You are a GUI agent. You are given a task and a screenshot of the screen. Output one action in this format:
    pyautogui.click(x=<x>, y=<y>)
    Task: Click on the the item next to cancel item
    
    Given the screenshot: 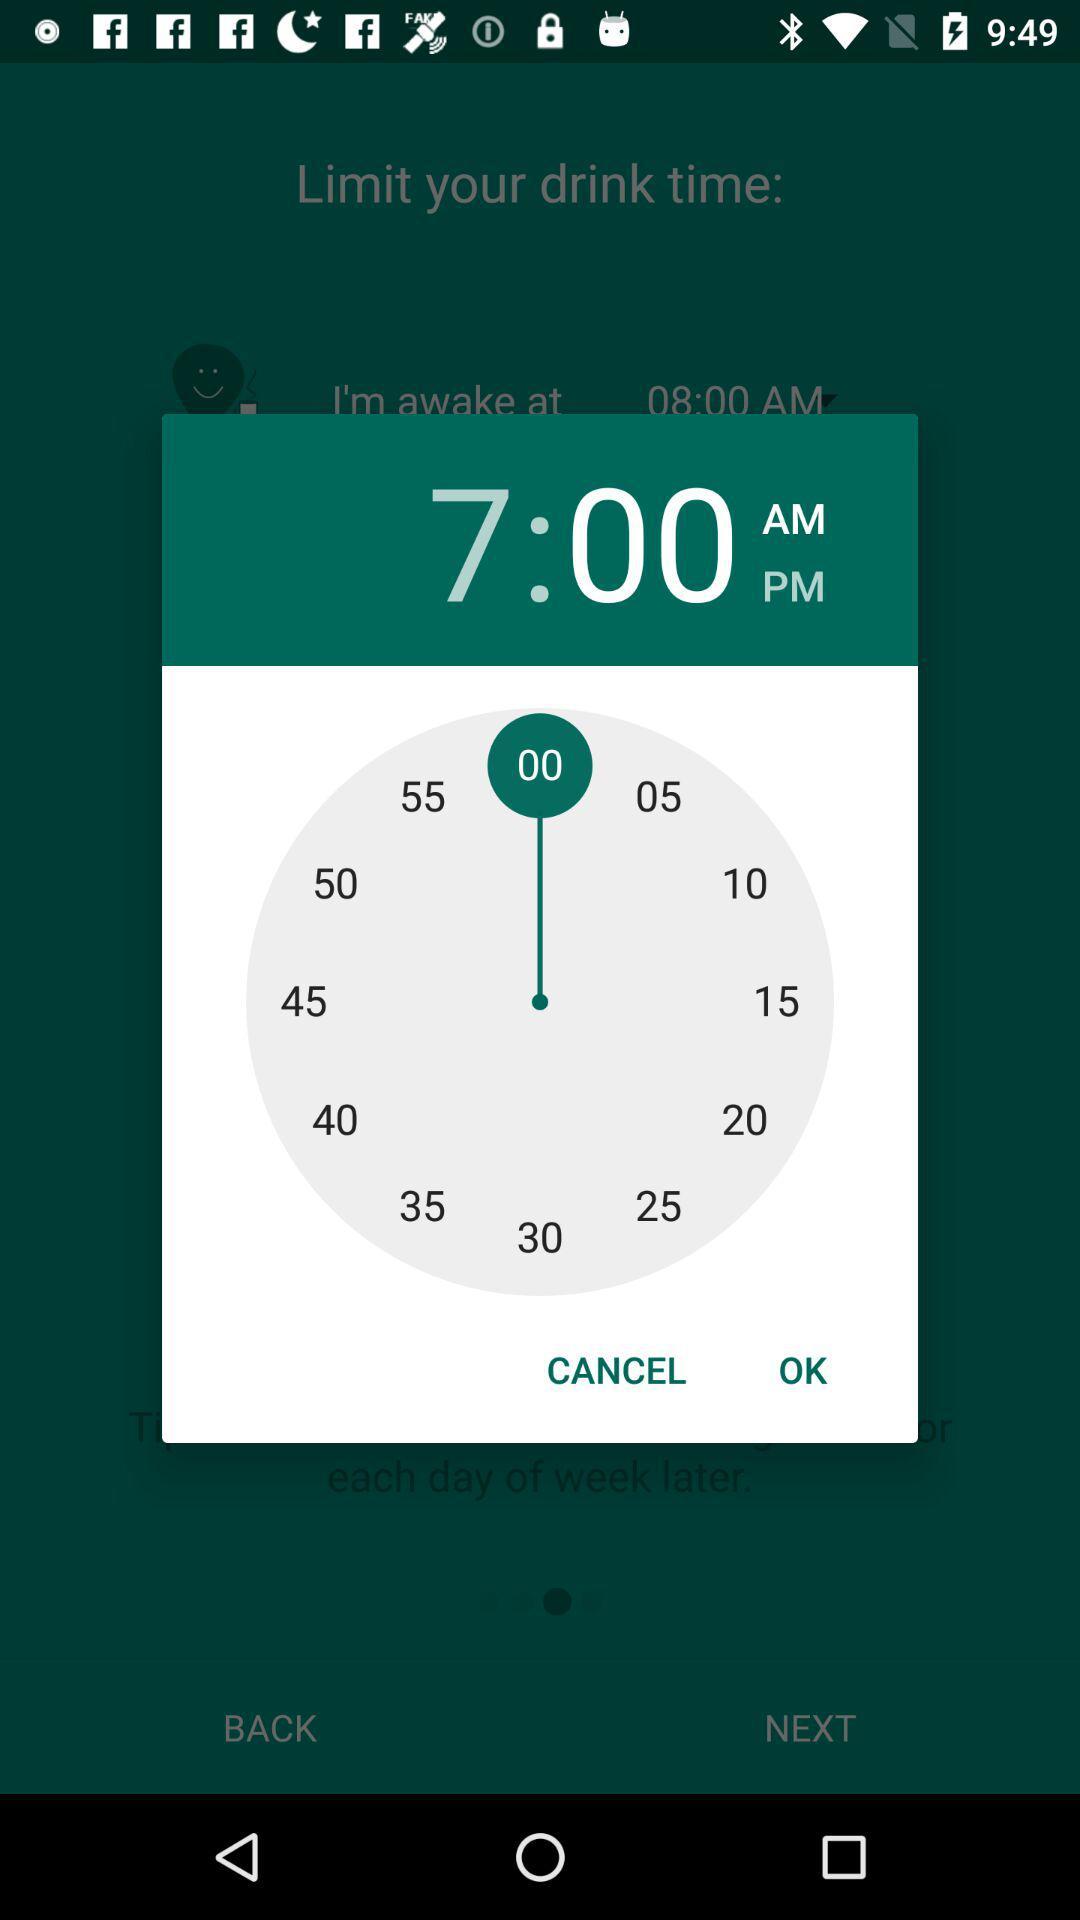 What is the action you would take?
    pyautogui.click(x=801, y=1368)
    